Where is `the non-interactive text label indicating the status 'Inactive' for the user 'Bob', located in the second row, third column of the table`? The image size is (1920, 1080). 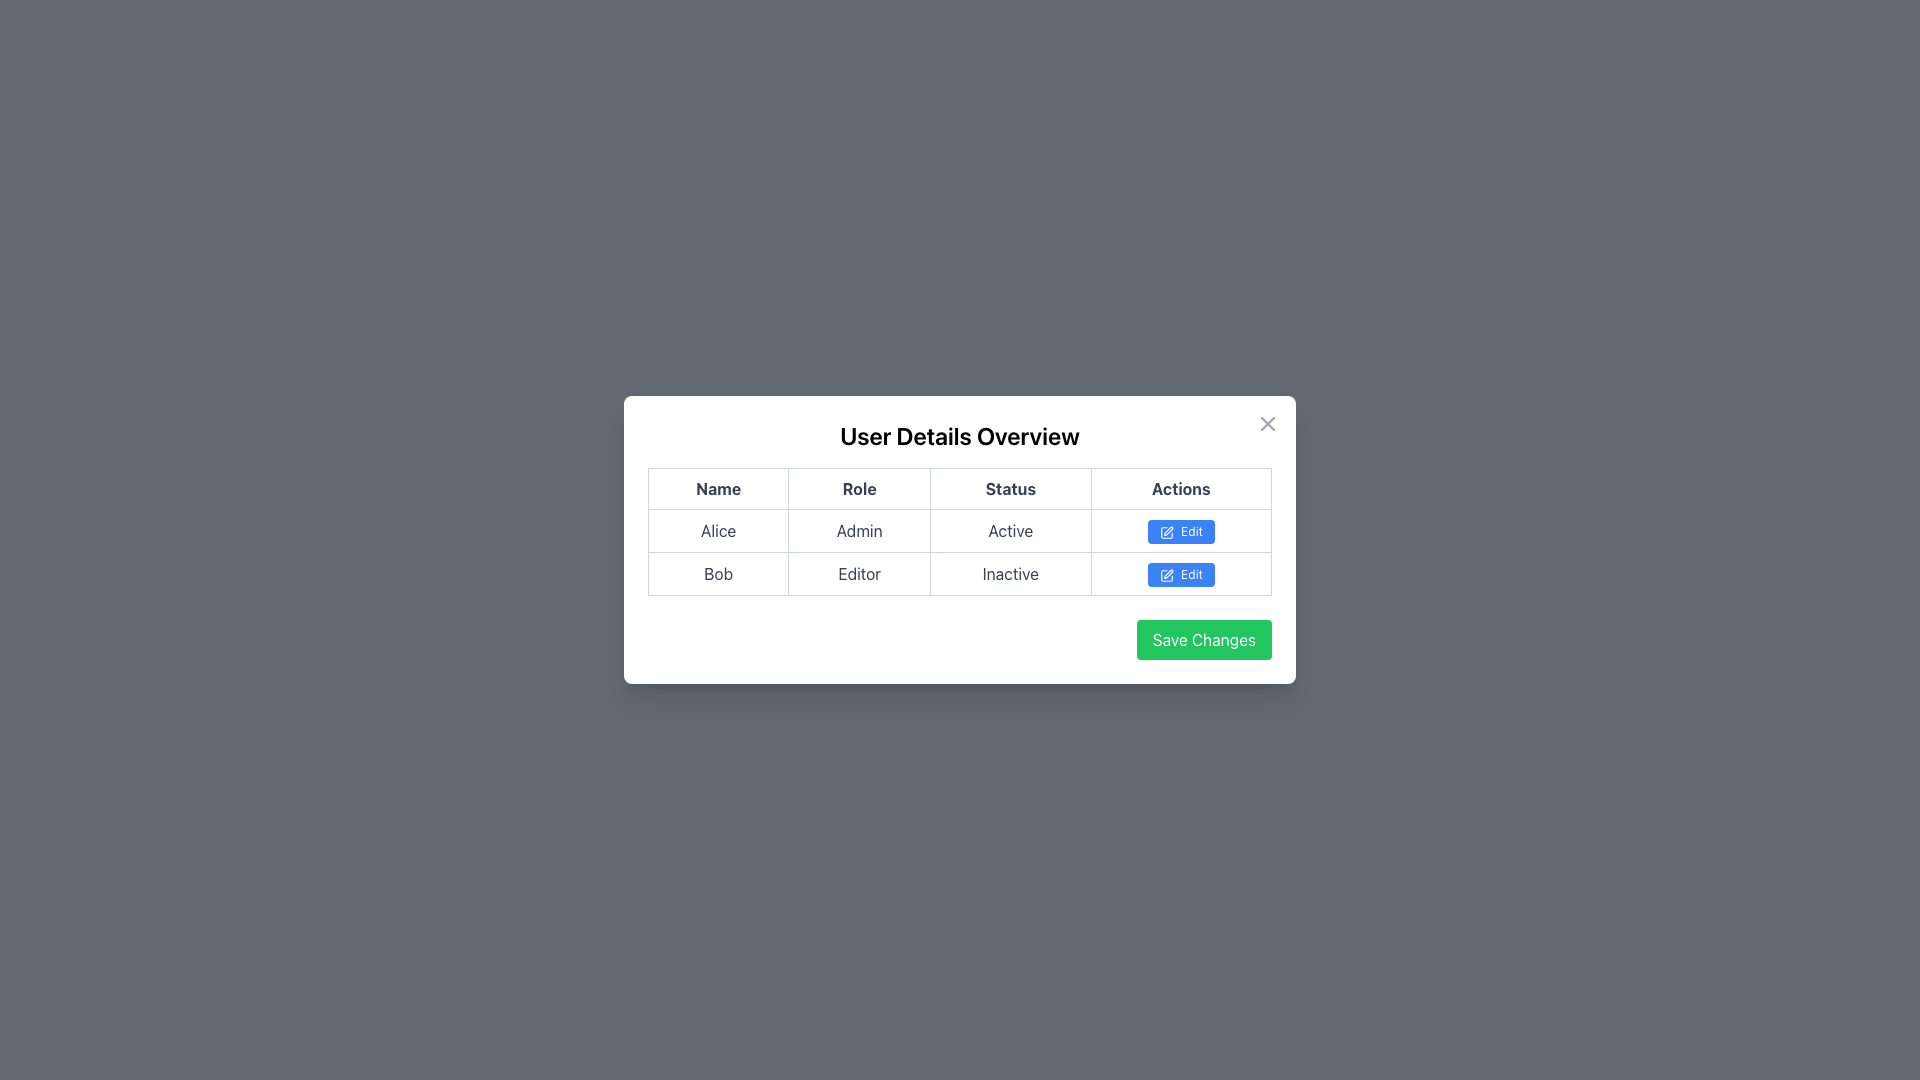 the non-interactive text label indicating the status 'Inactive' for the user 'Bob', located in the second row, third column of the table is located at coordinates (1010, 574).